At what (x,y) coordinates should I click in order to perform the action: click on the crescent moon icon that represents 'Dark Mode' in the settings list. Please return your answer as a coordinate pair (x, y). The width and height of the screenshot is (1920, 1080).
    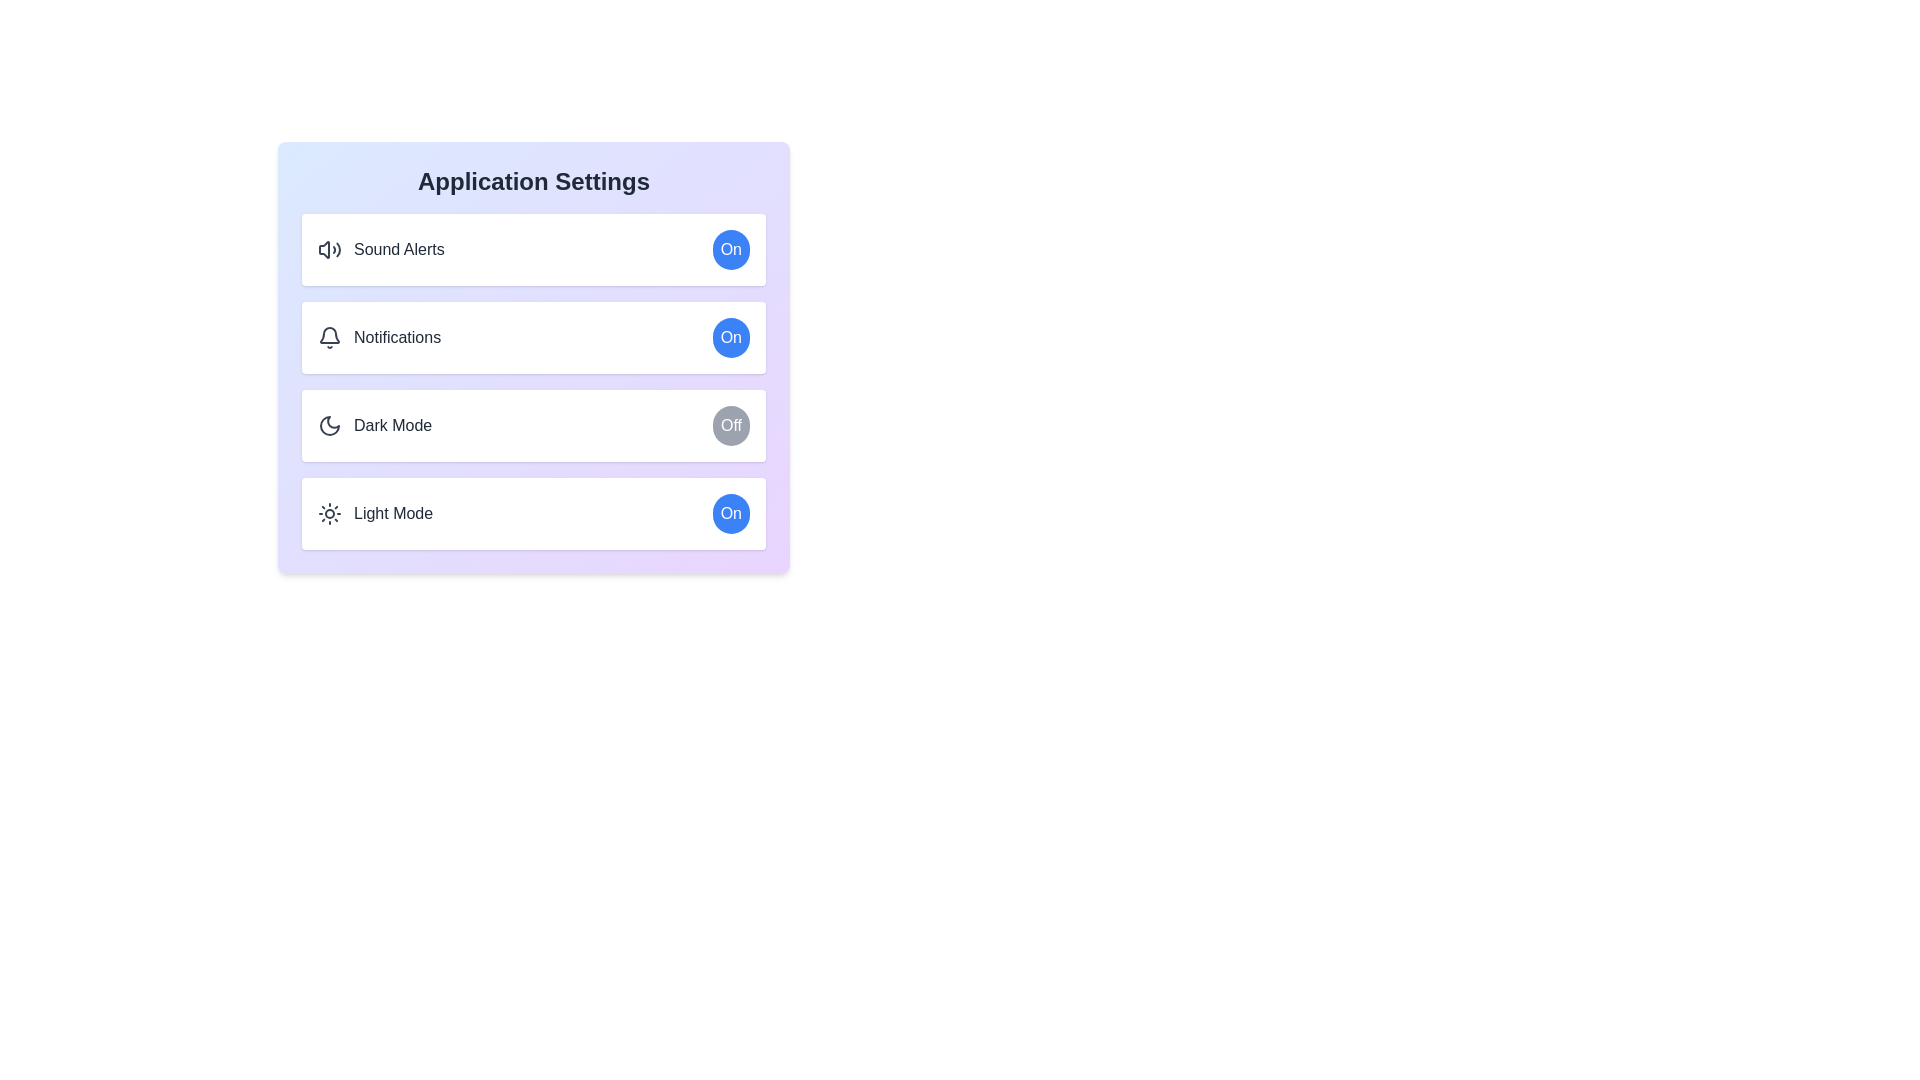
    Looking at the image, I should click on (330, 424).